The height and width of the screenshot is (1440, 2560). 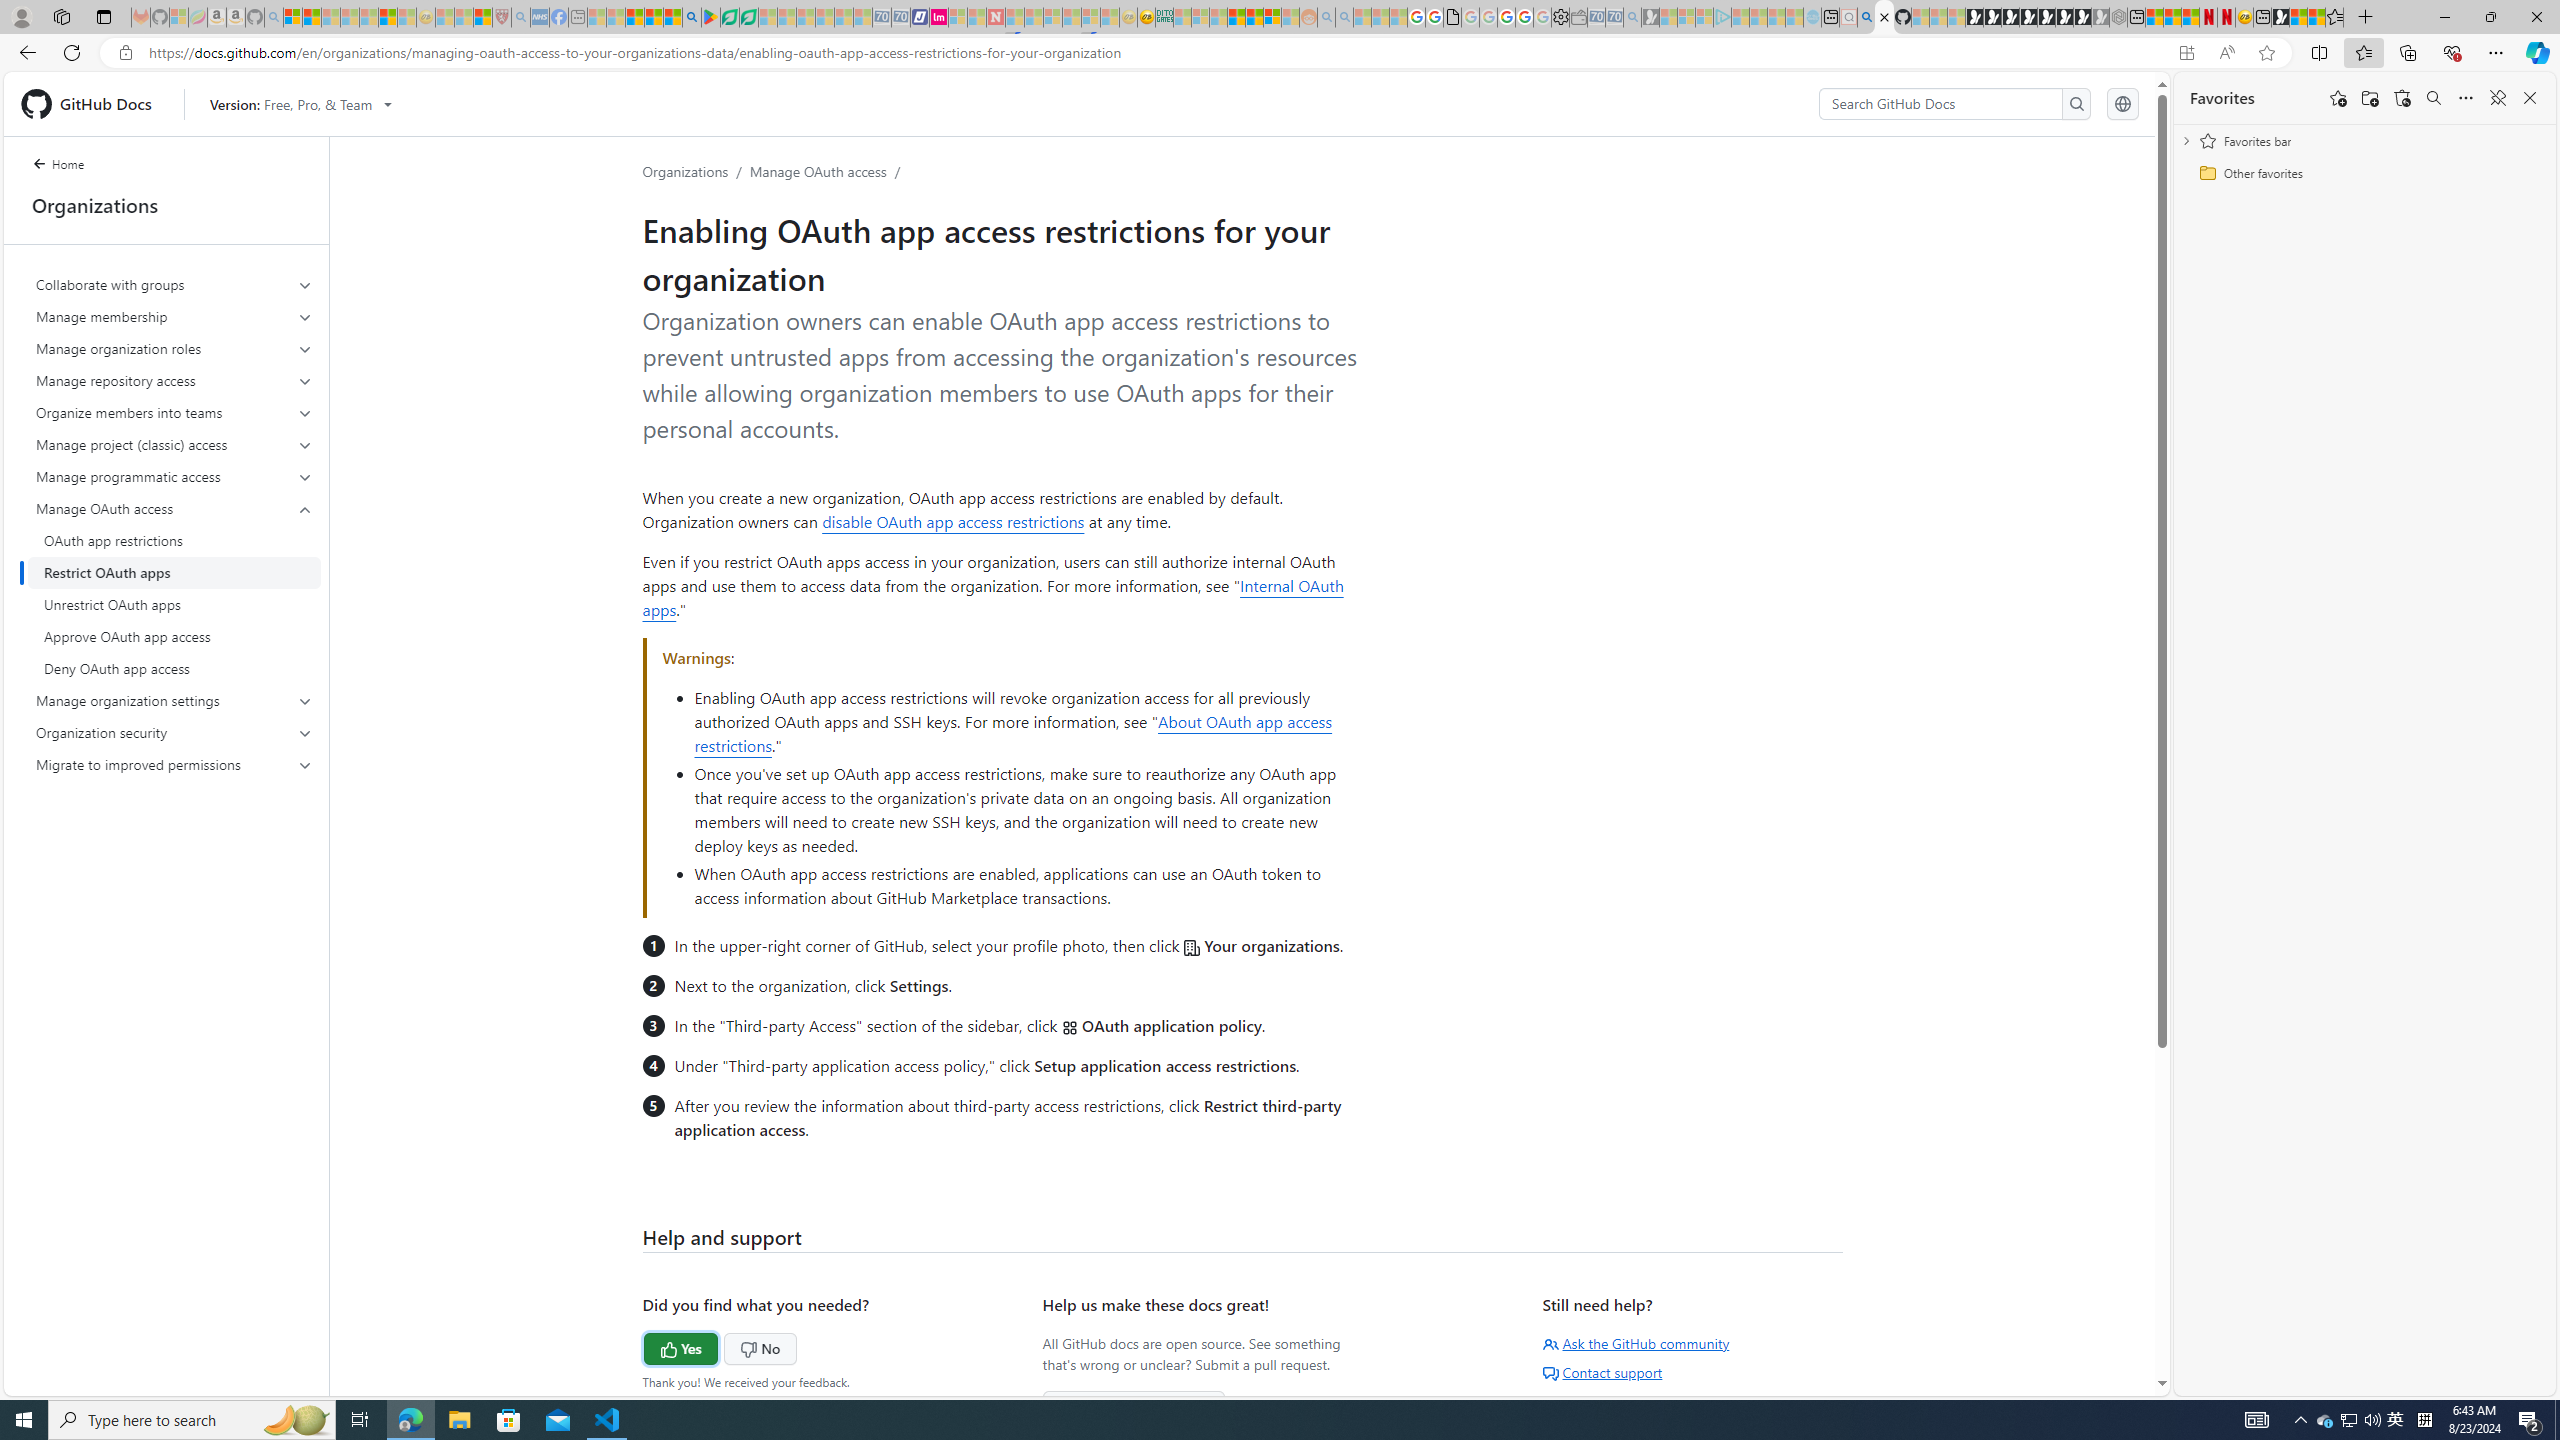 What do you see at coordinates (61, 16) in the screenshot?
I see `'Workspaces'` at bounding box center [61, 16].